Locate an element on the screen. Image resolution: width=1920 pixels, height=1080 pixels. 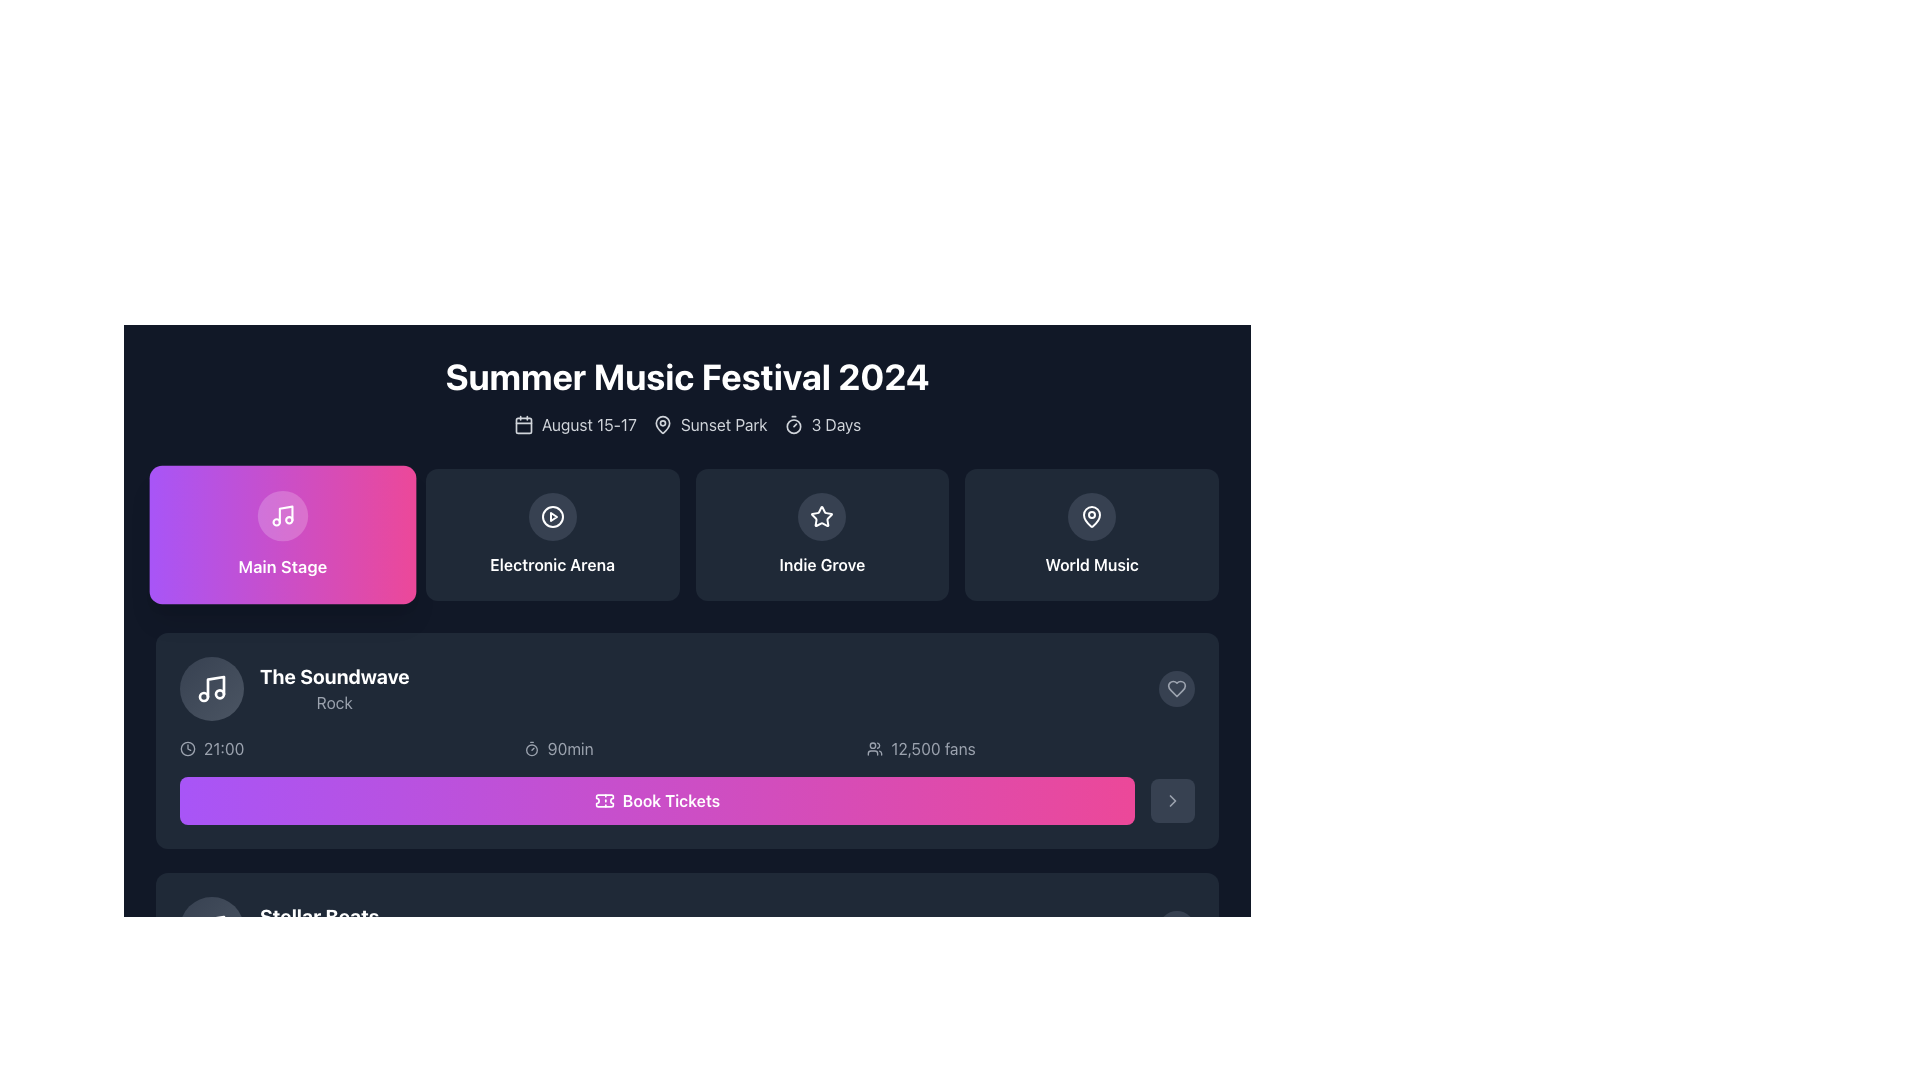
the button for booking tickets located below the text 'The Soundwave' and to the left of a smaller circular button with an arrow is located at coordinates (657, 800).